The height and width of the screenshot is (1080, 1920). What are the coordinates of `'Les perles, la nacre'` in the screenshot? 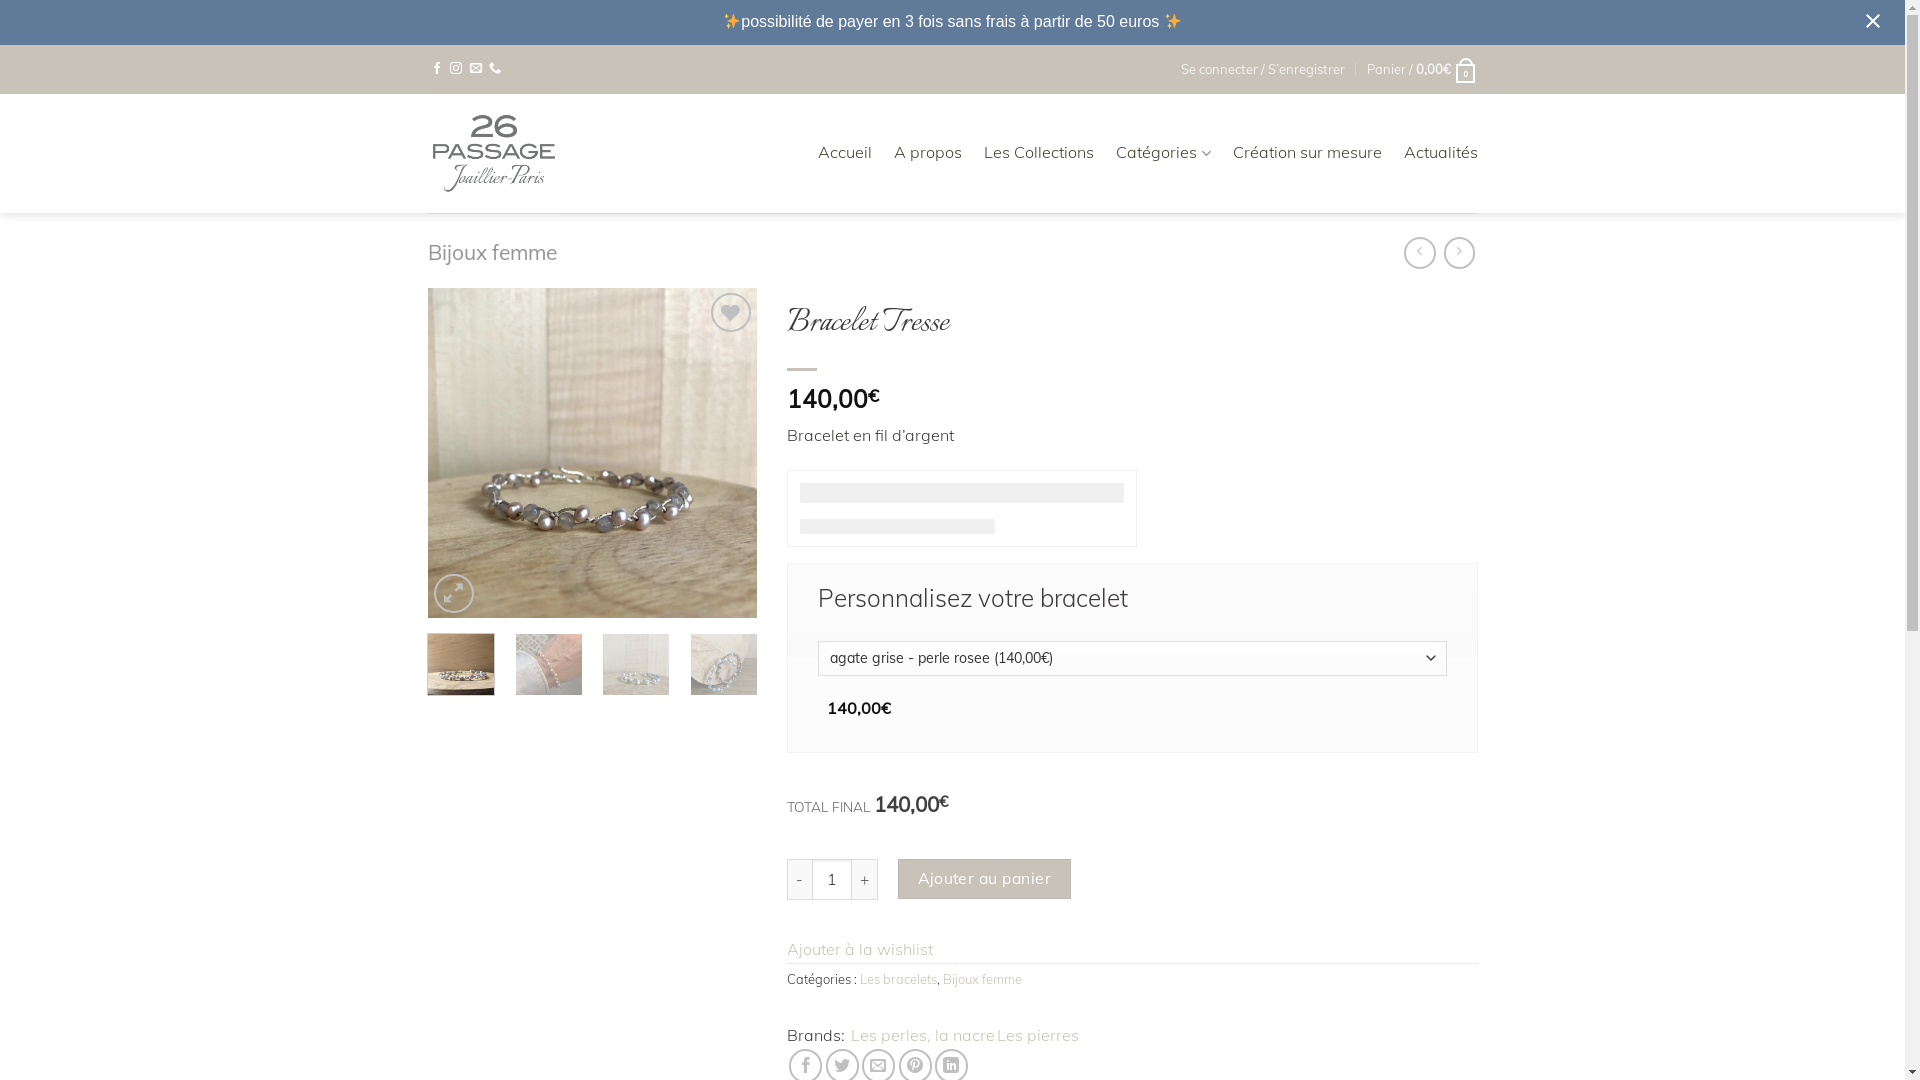 It's located at (850, 1035).